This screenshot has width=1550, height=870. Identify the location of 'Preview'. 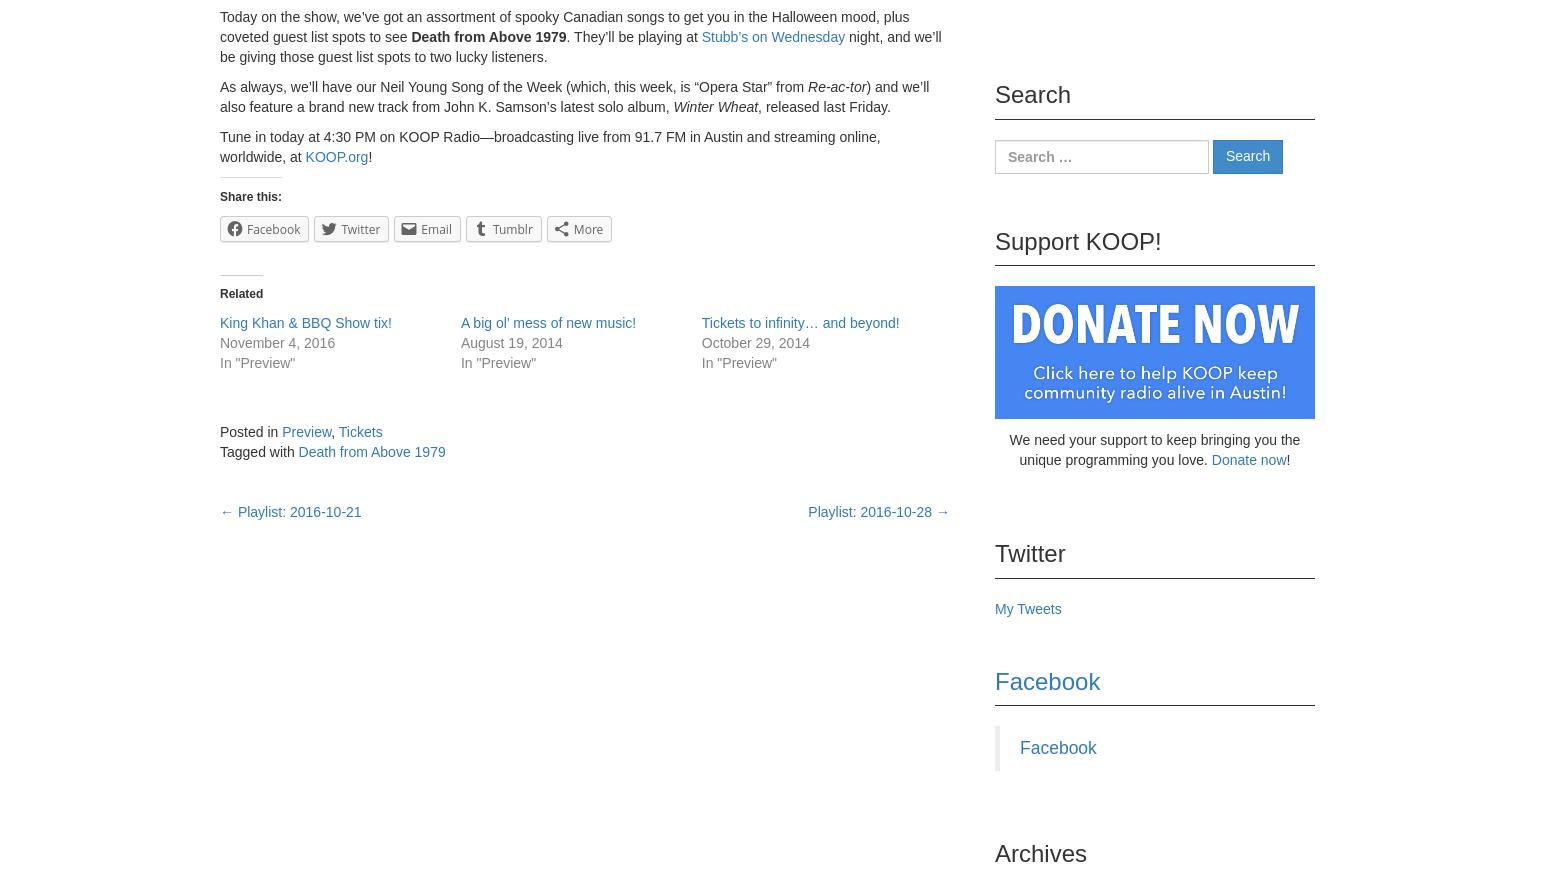
(306, 432).